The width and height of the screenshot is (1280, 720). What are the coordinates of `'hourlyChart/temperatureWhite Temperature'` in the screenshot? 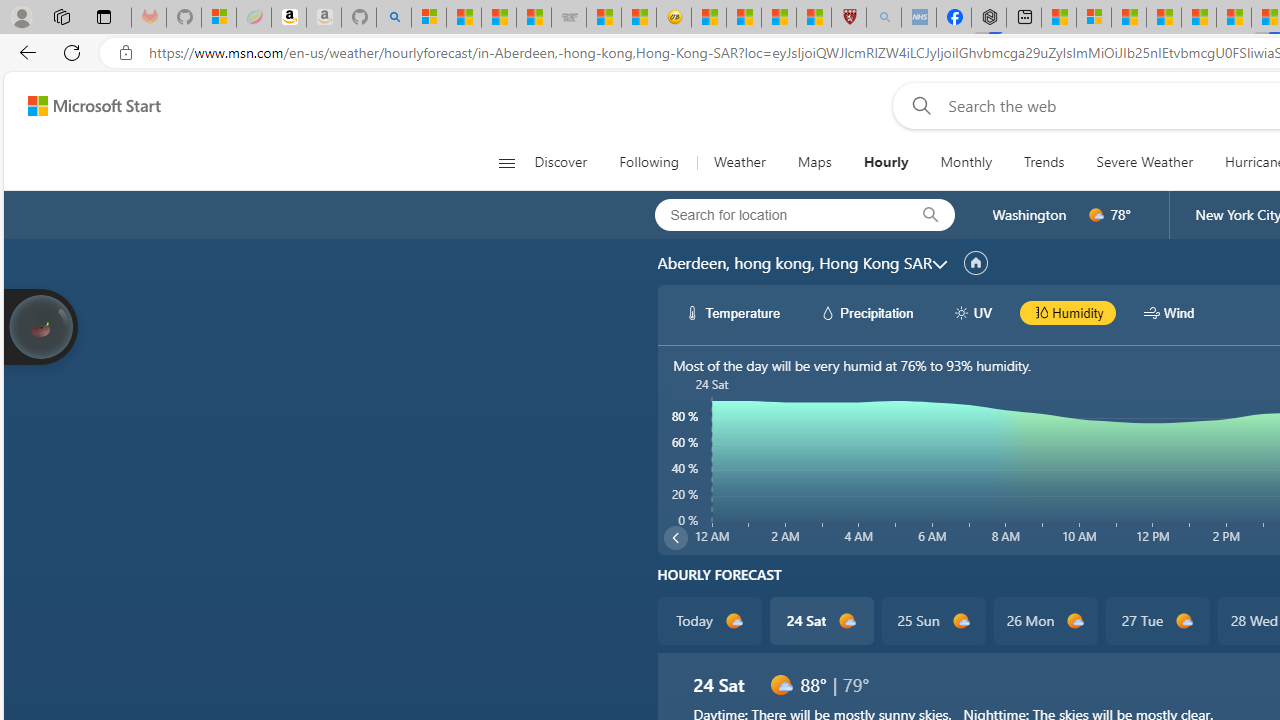 It's located at (732, 312).